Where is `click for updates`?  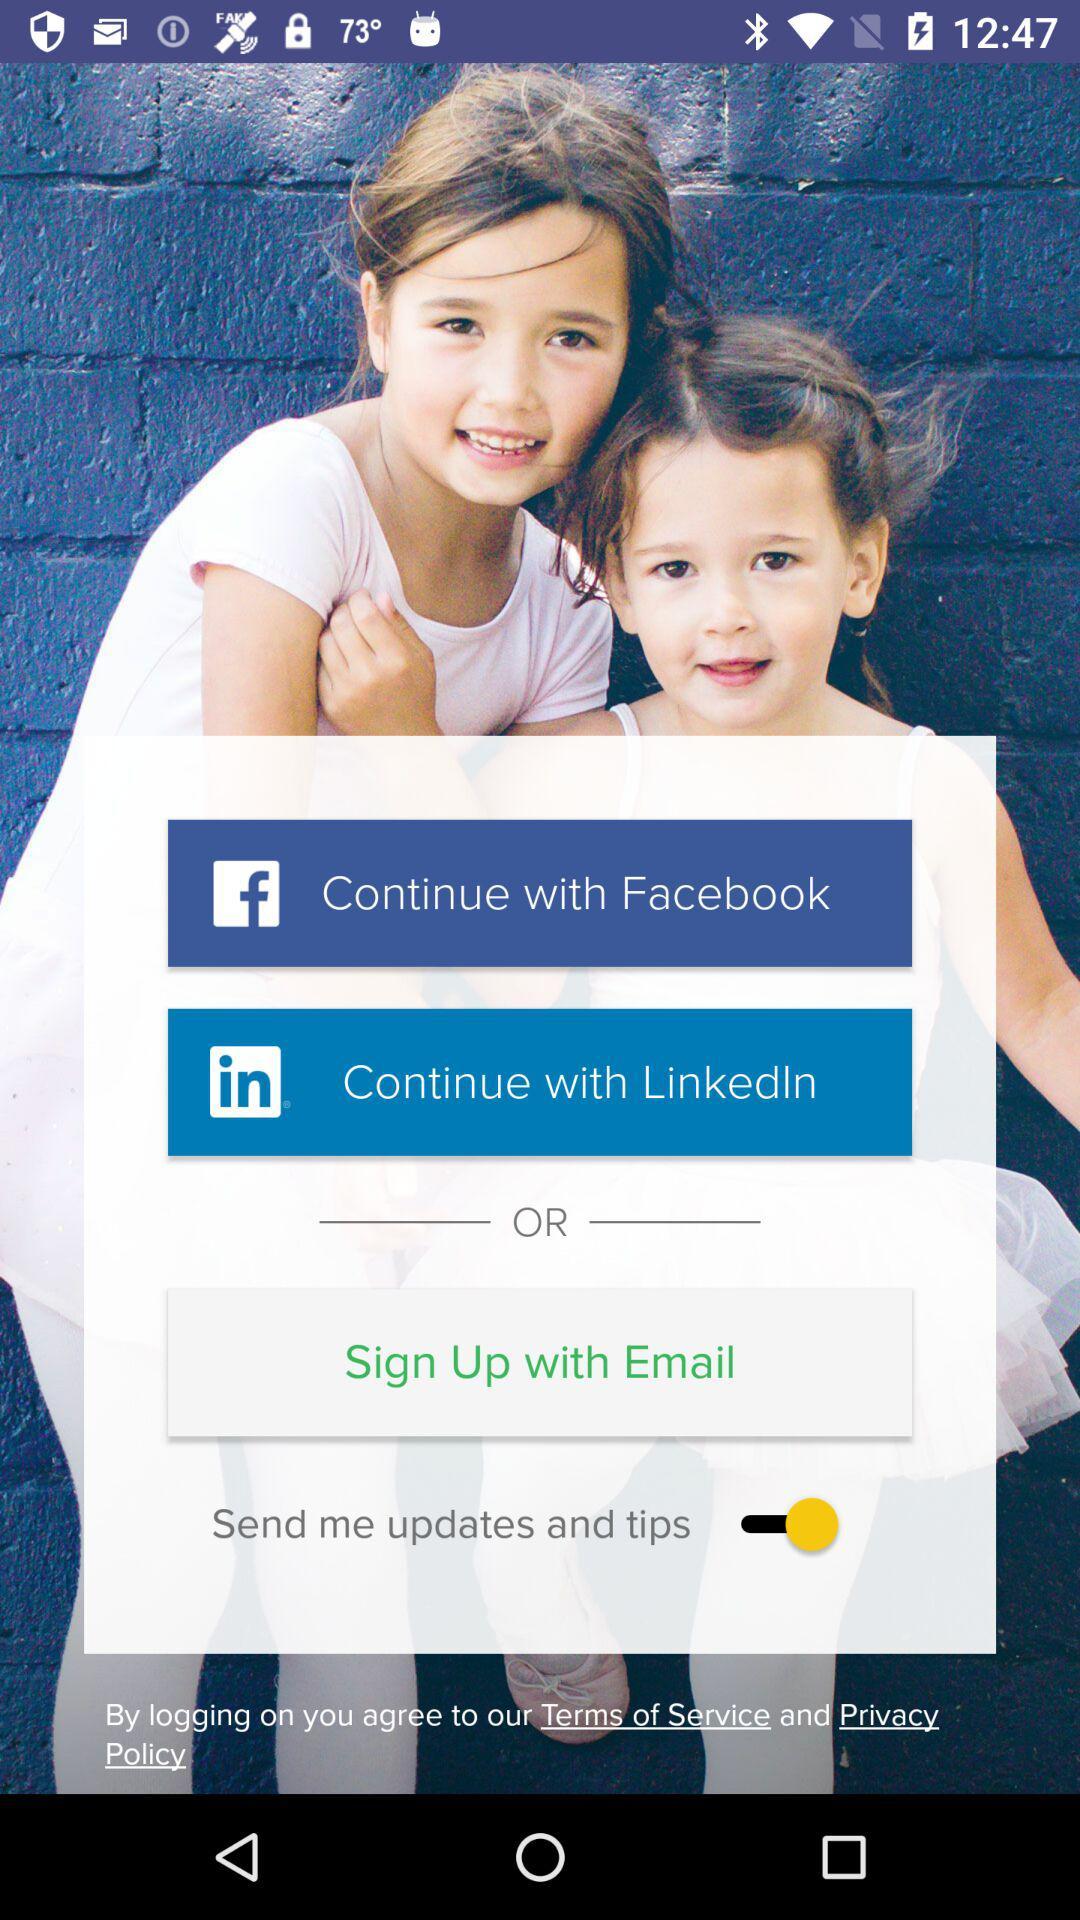
click for updates is located at coordinates (784, 1522).